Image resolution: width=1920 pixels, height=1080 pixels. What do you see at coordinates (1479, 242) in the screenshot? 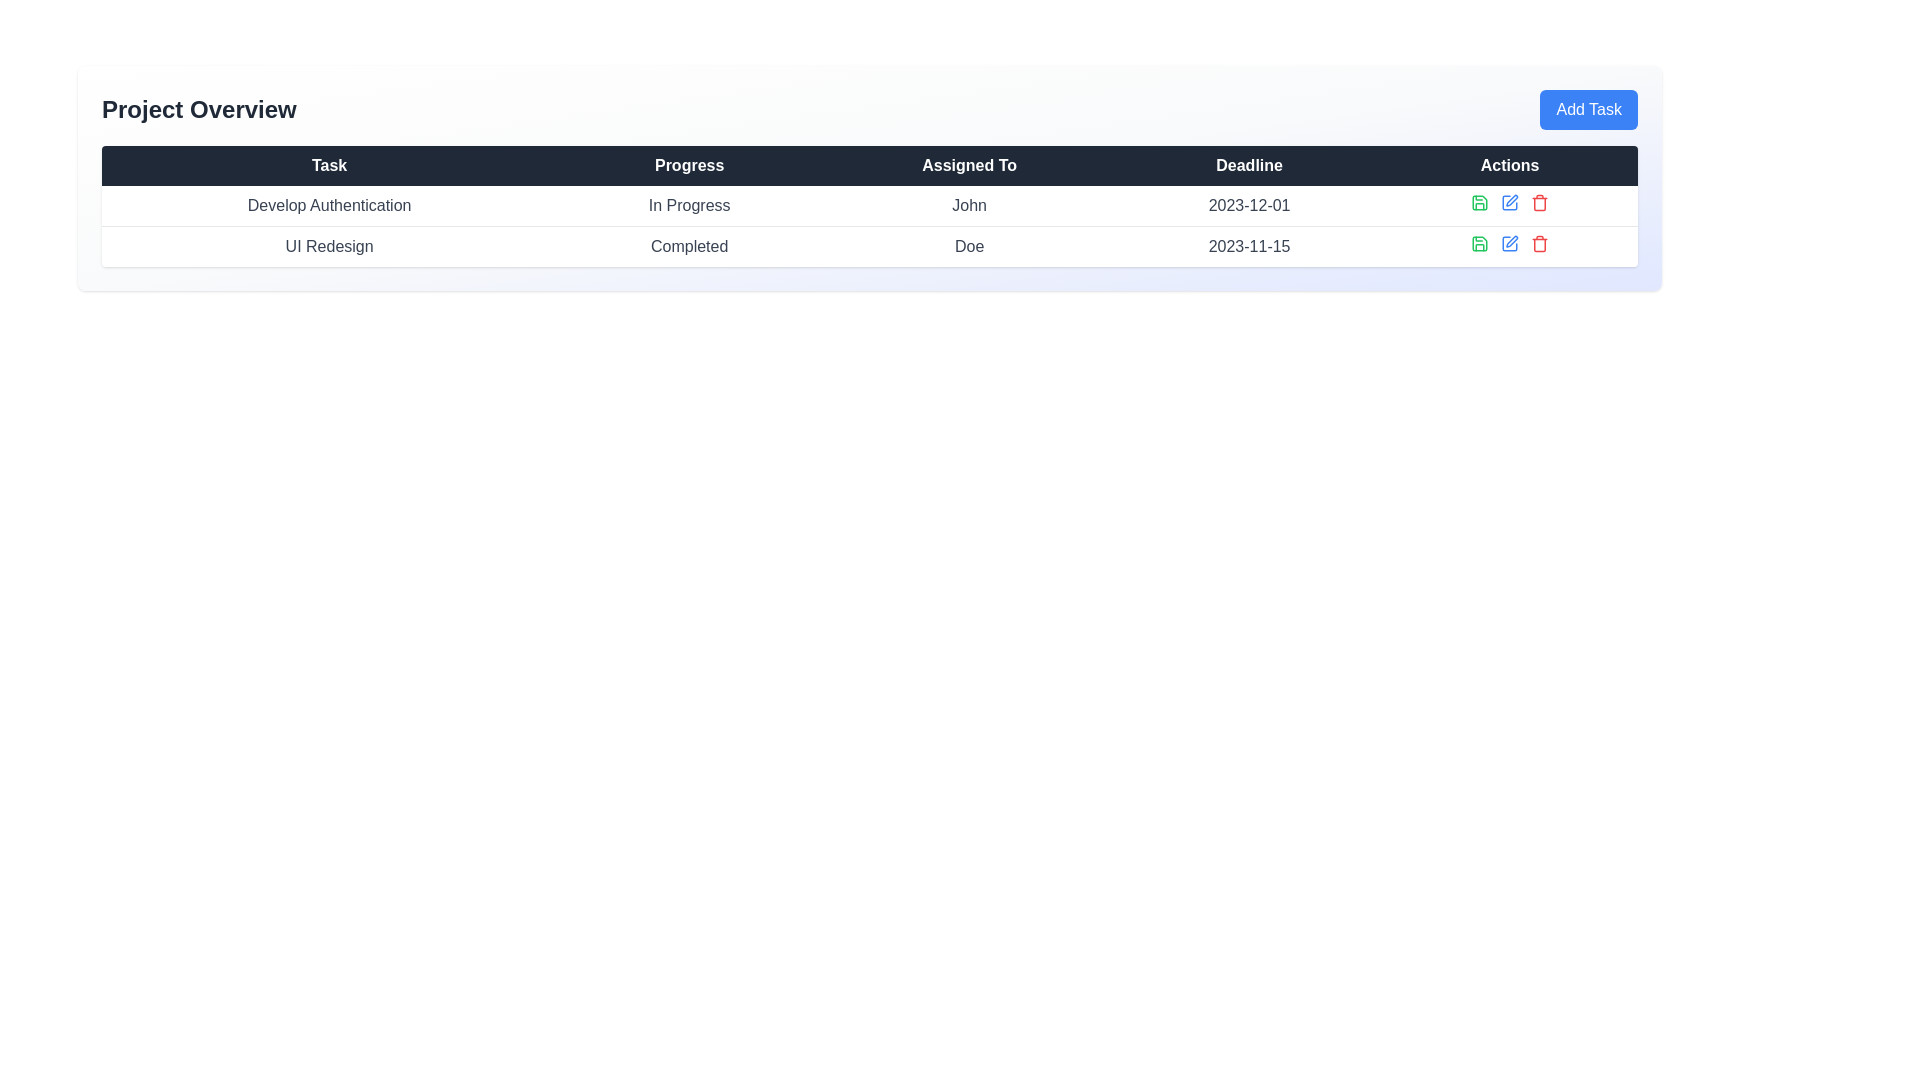
I see `the green save icon, styled as a diskette, located in the 'Actions' column of the first row corresponding to the 'Develop Authentication' task` at bounding box center [1479, 242].